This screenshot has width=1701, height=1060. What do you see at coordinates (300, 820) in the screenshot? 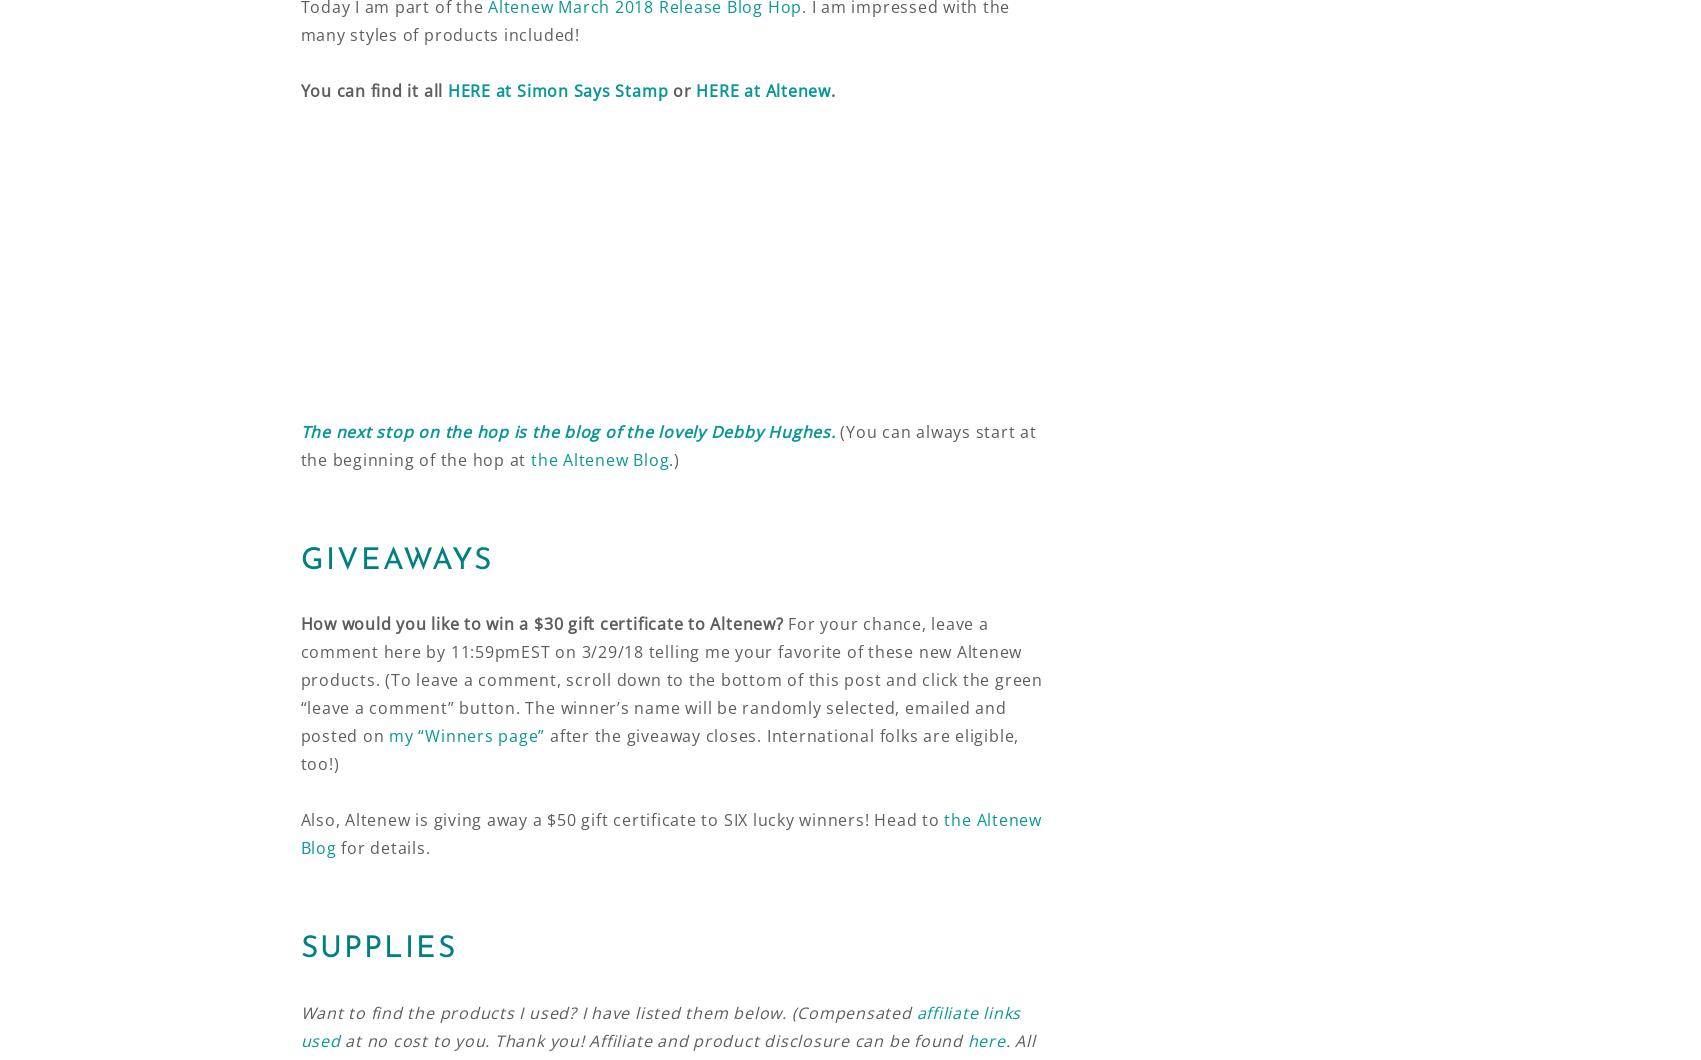
I see `'Also, Altenew is giving away a $50 gift certificate to SIX lucky winners! Head to'` at bounding box center [300, 820].